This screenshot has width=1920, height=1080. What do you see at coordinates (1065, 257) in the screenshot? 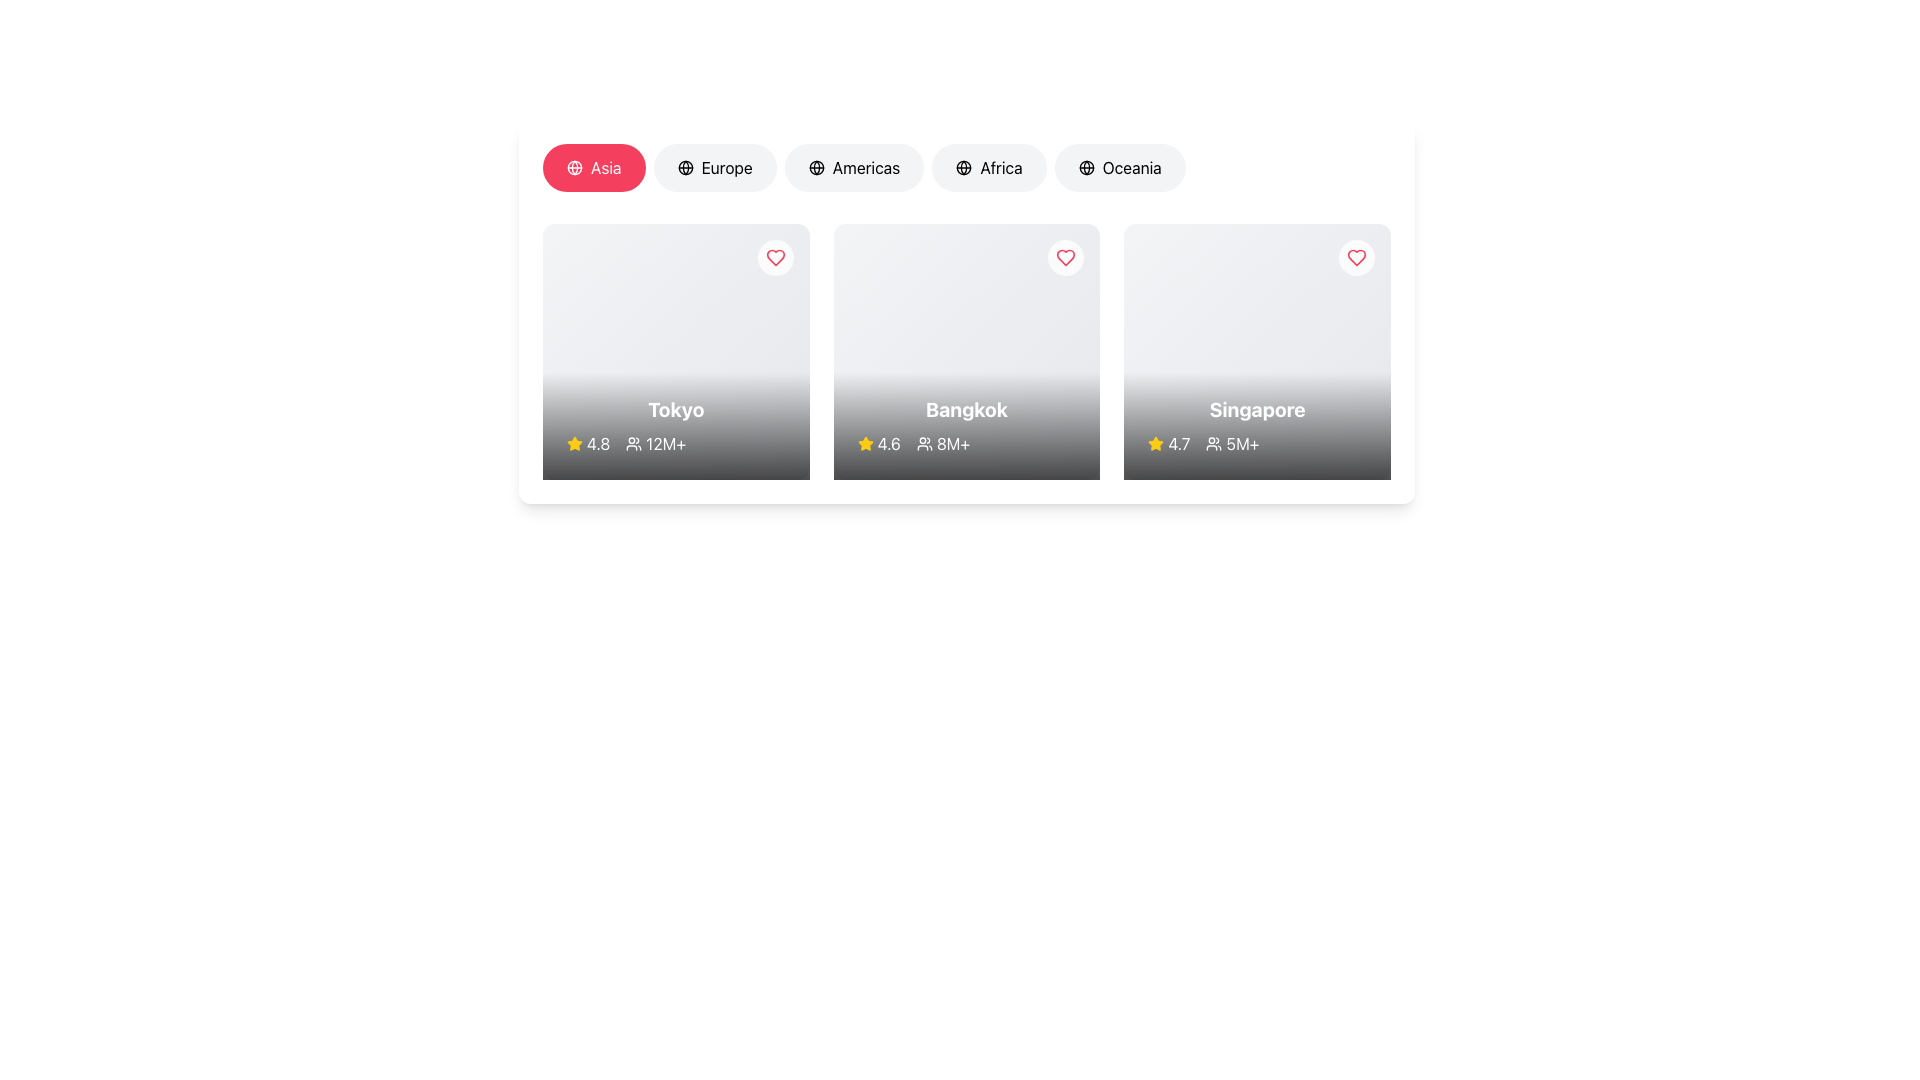
I see `the favorite icon button located at the top-right corner of the Bangkok card to observe any visual feedback indicating its favorite status` at bounding box center [1065, 257].